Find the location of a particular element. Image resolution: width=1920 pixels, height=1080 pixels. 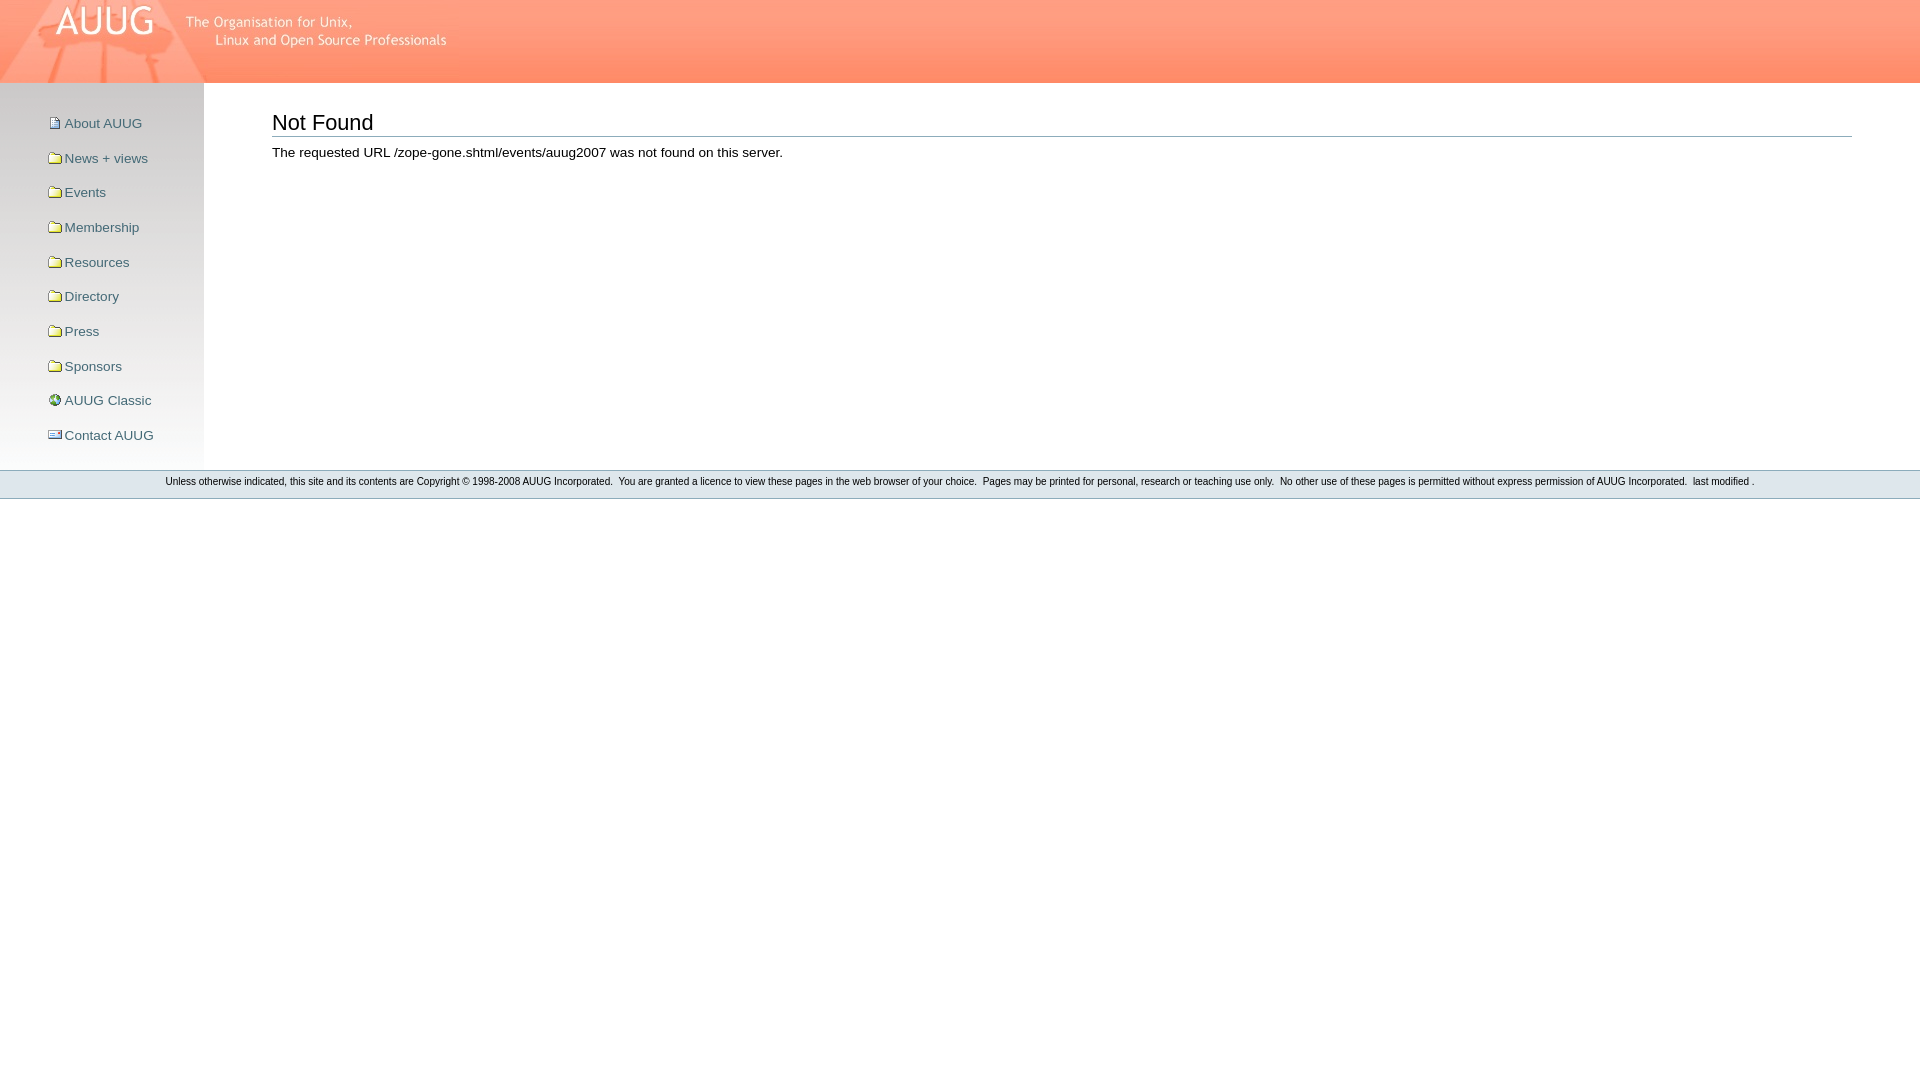

'Membership' is located at coordinates (118, 226).